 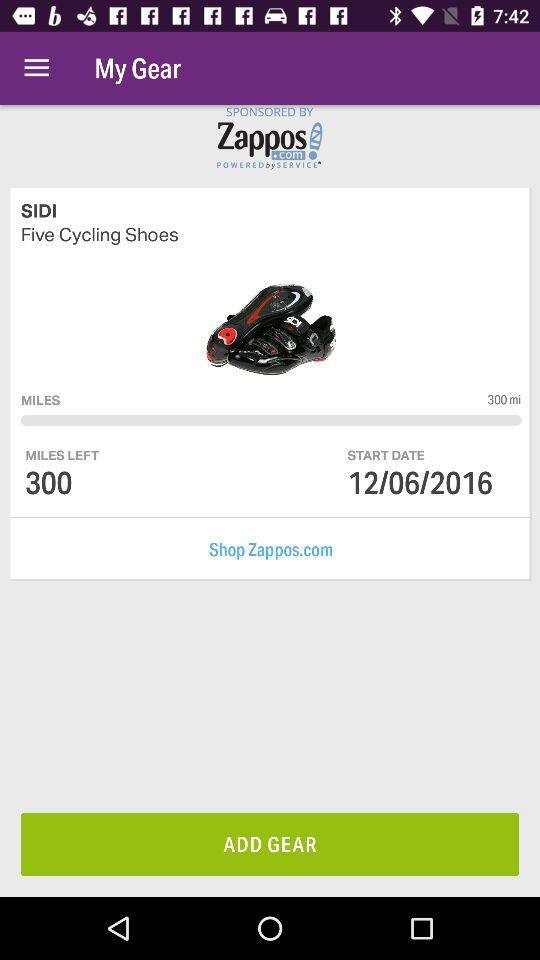 I want to click on add gear, so click(x=270, y=843).